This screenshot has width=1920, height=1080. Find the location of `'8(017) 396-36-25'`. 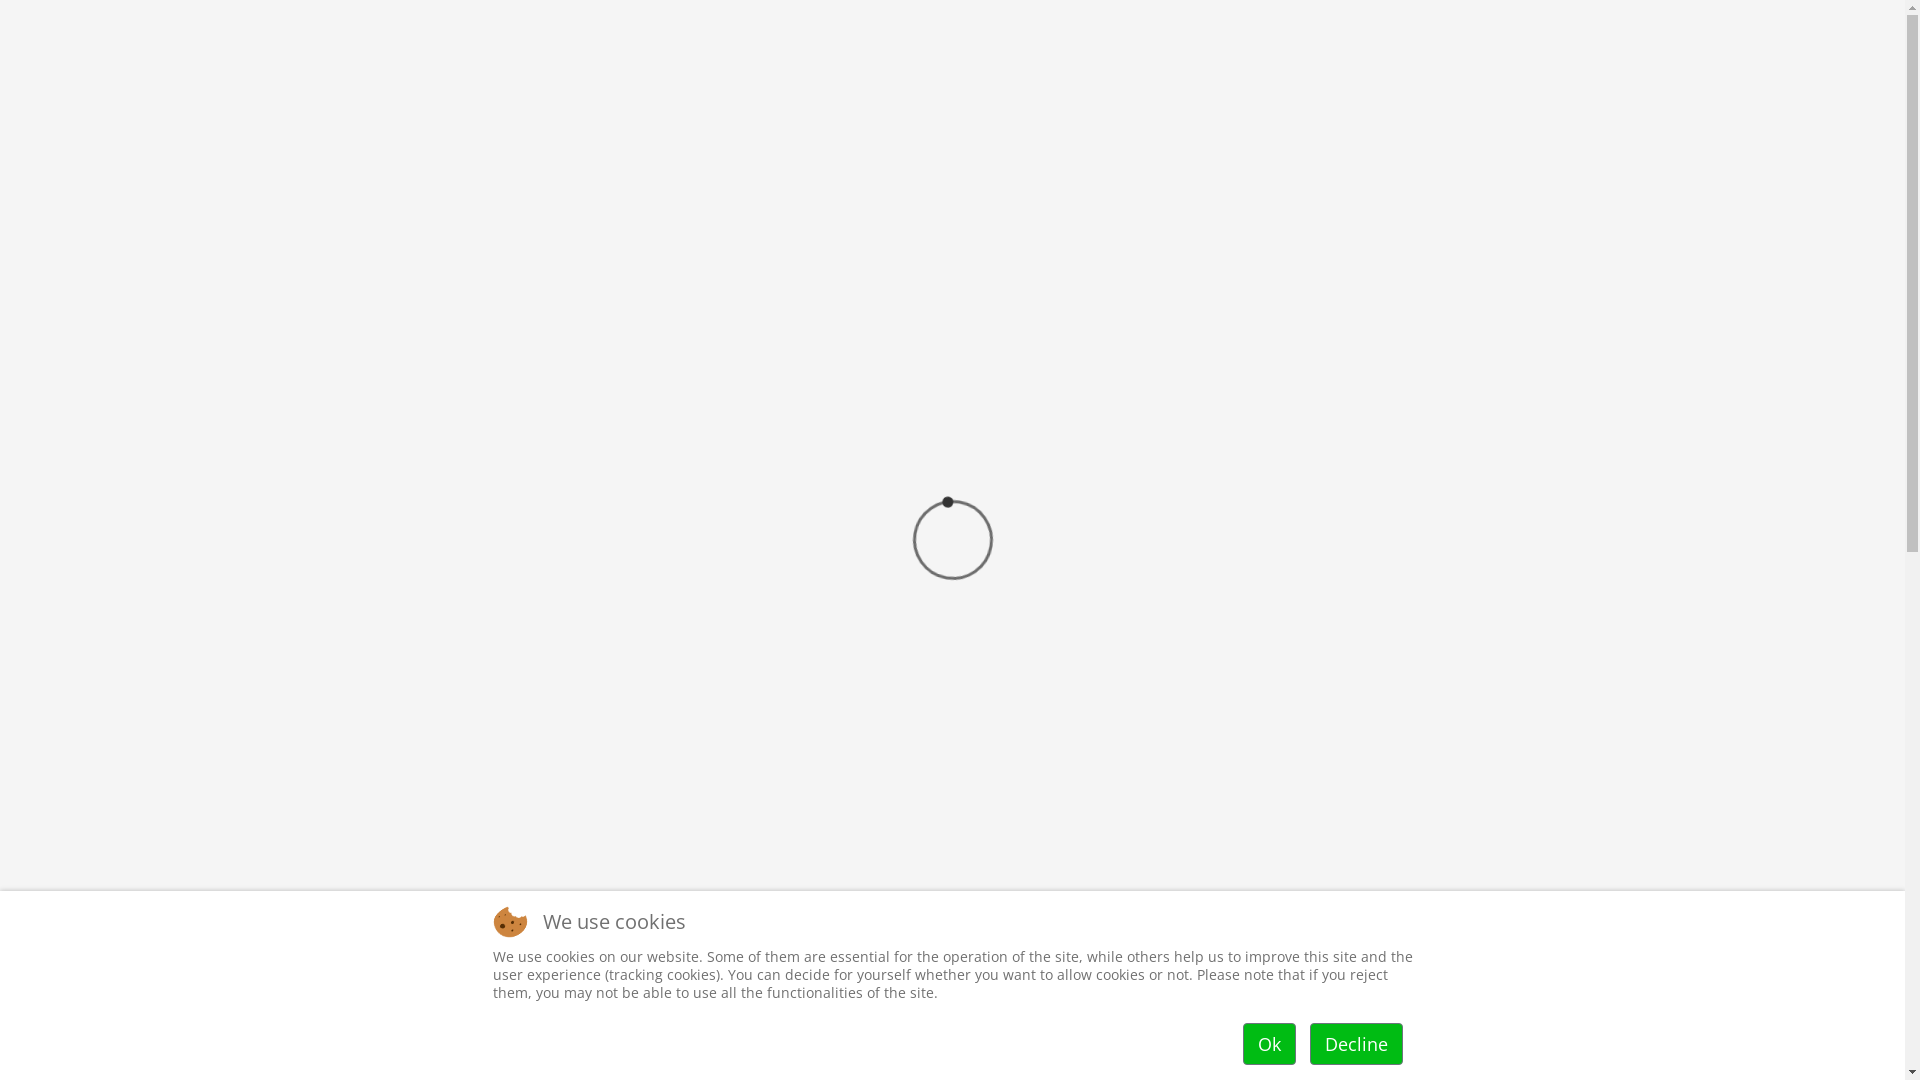

'8(017) 396-36-25' is located at coordinates (1248, 940).